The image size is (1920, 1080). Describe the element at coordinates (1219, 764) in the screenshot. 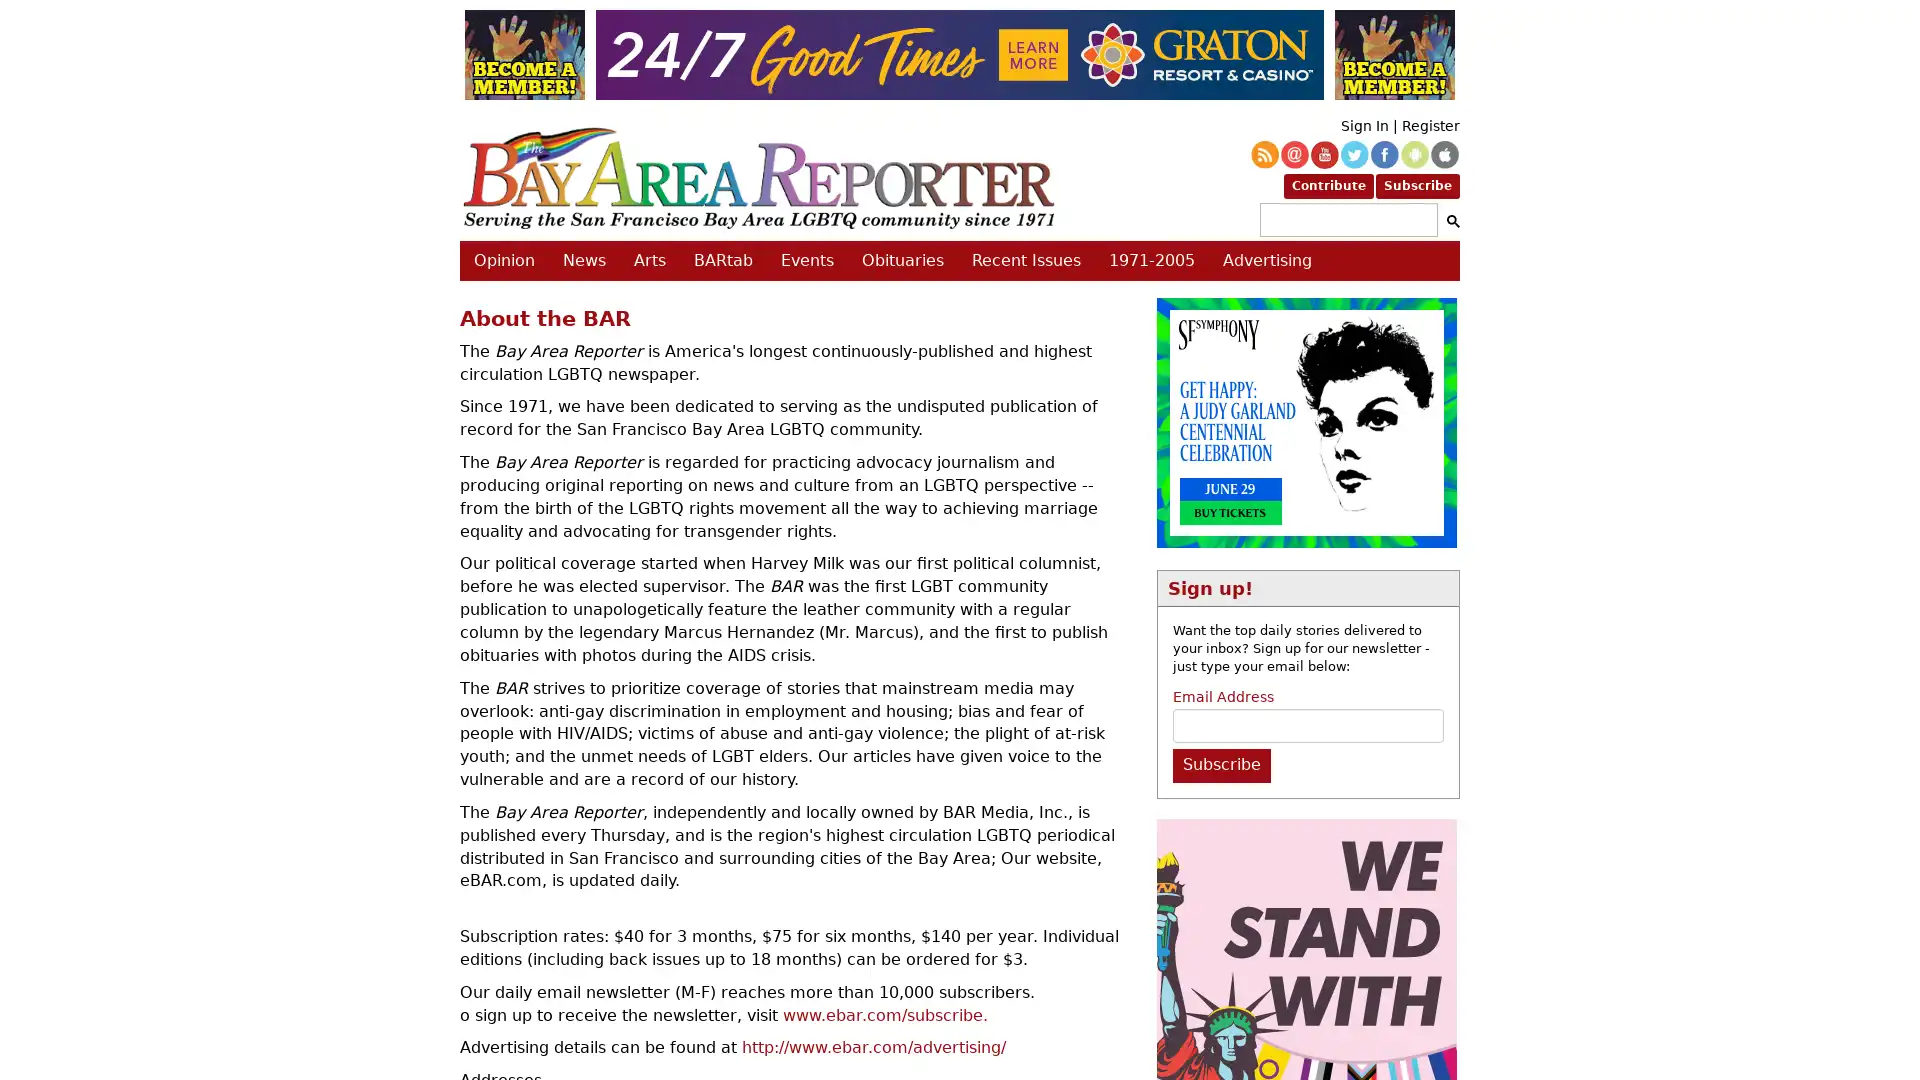

I see `Subscribe` at that location.